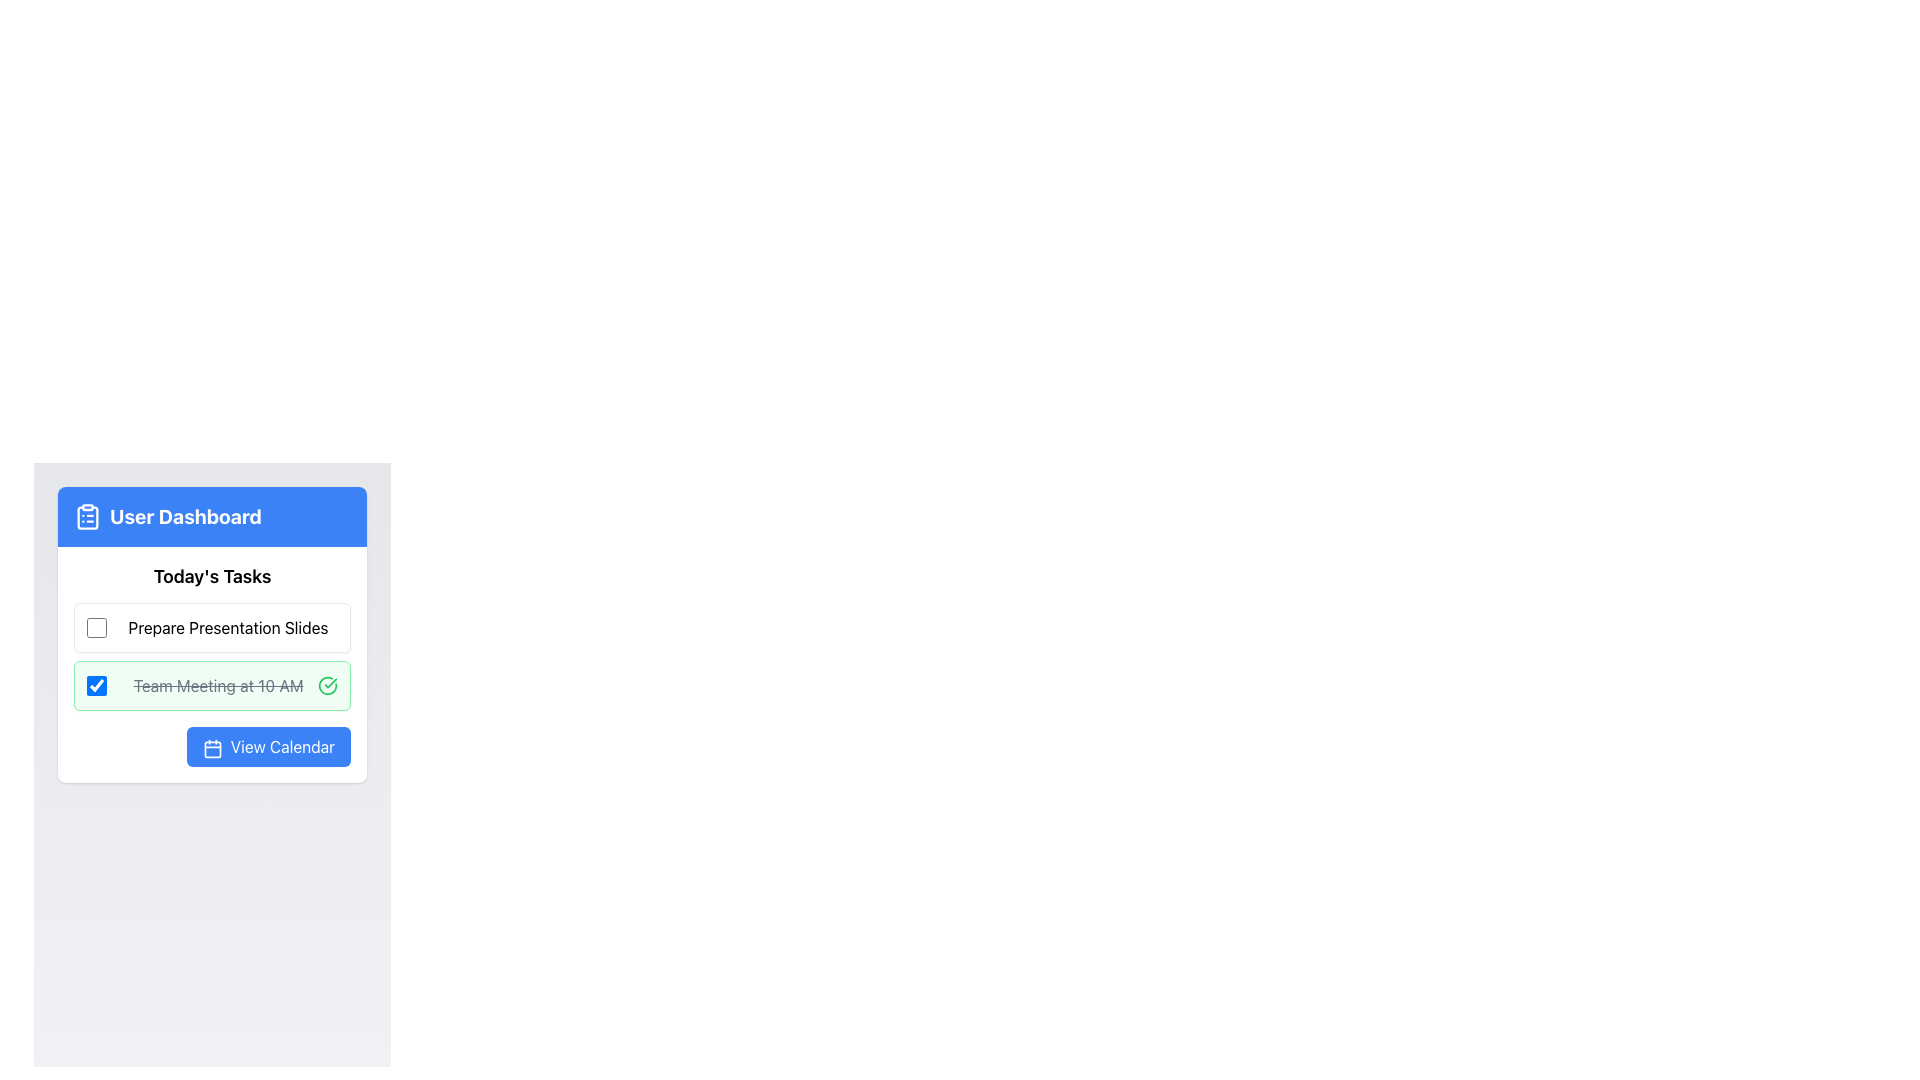 The height and width of the screenshot is (1080, 1920). I want to click on the Text Label that serves as the header of the user interface section, located centrally in the blue rectangular section at the top of the card, following a clipboard icon, so click(185, 515).